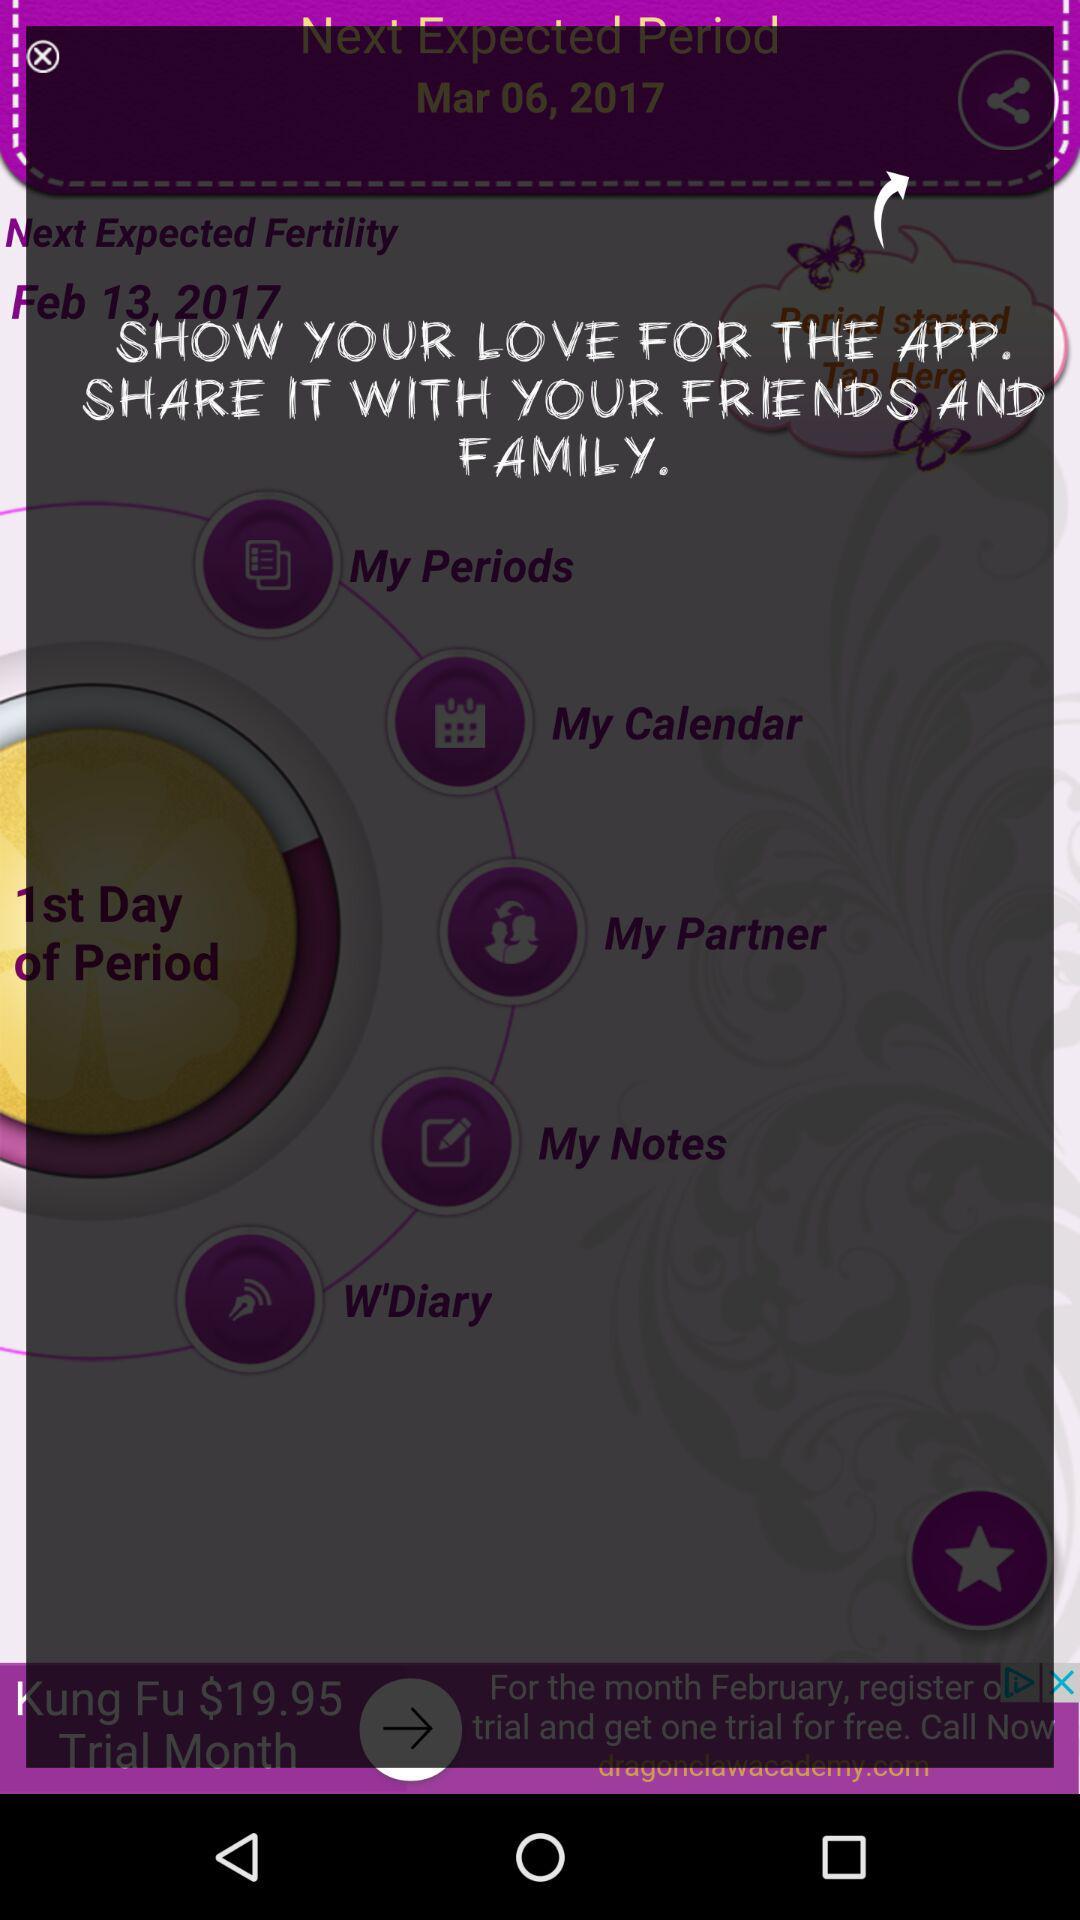  Describe the element at coordinates (42, 56) in the screenshot. I see `item next to the h` at that location.